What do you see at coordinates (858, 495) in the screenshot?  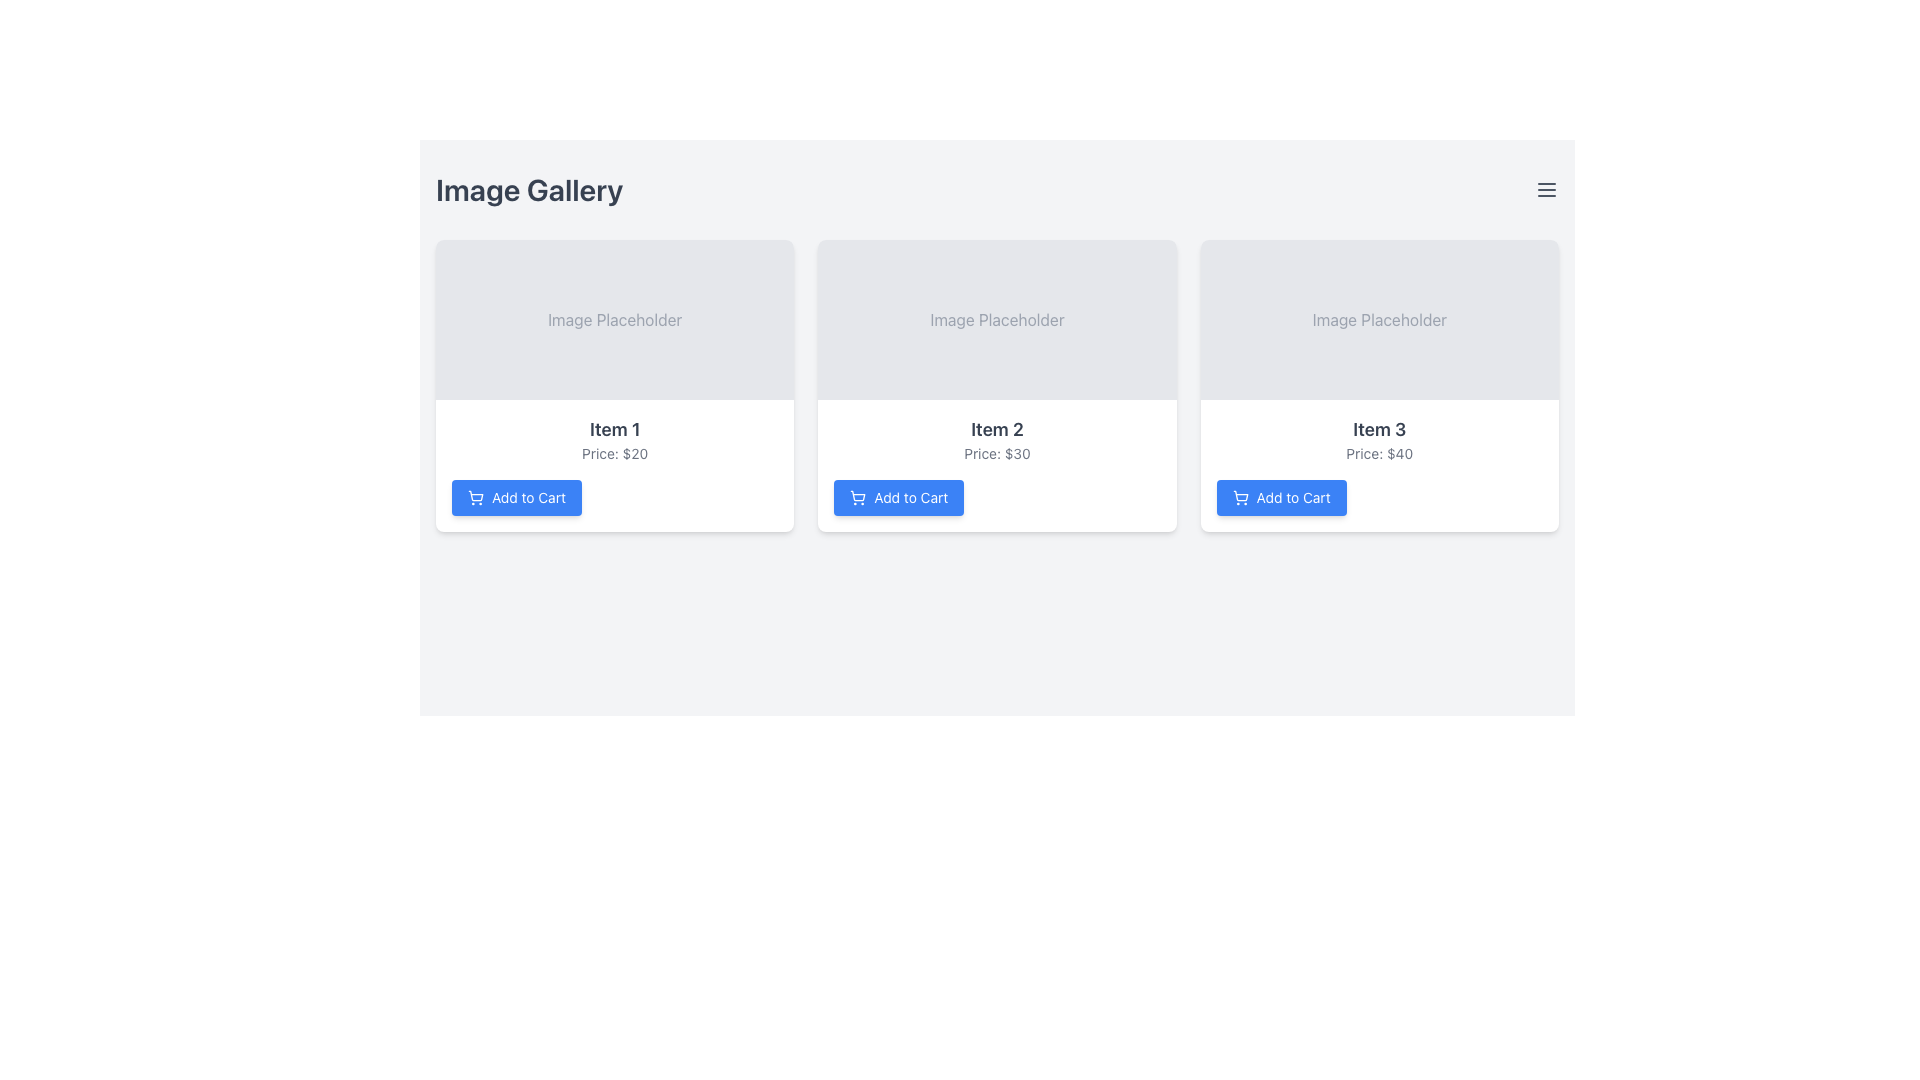 I see `the shopping cart icon within the 'Add to Cart' button for 'Item 2'` at bounding box center [858, 495].